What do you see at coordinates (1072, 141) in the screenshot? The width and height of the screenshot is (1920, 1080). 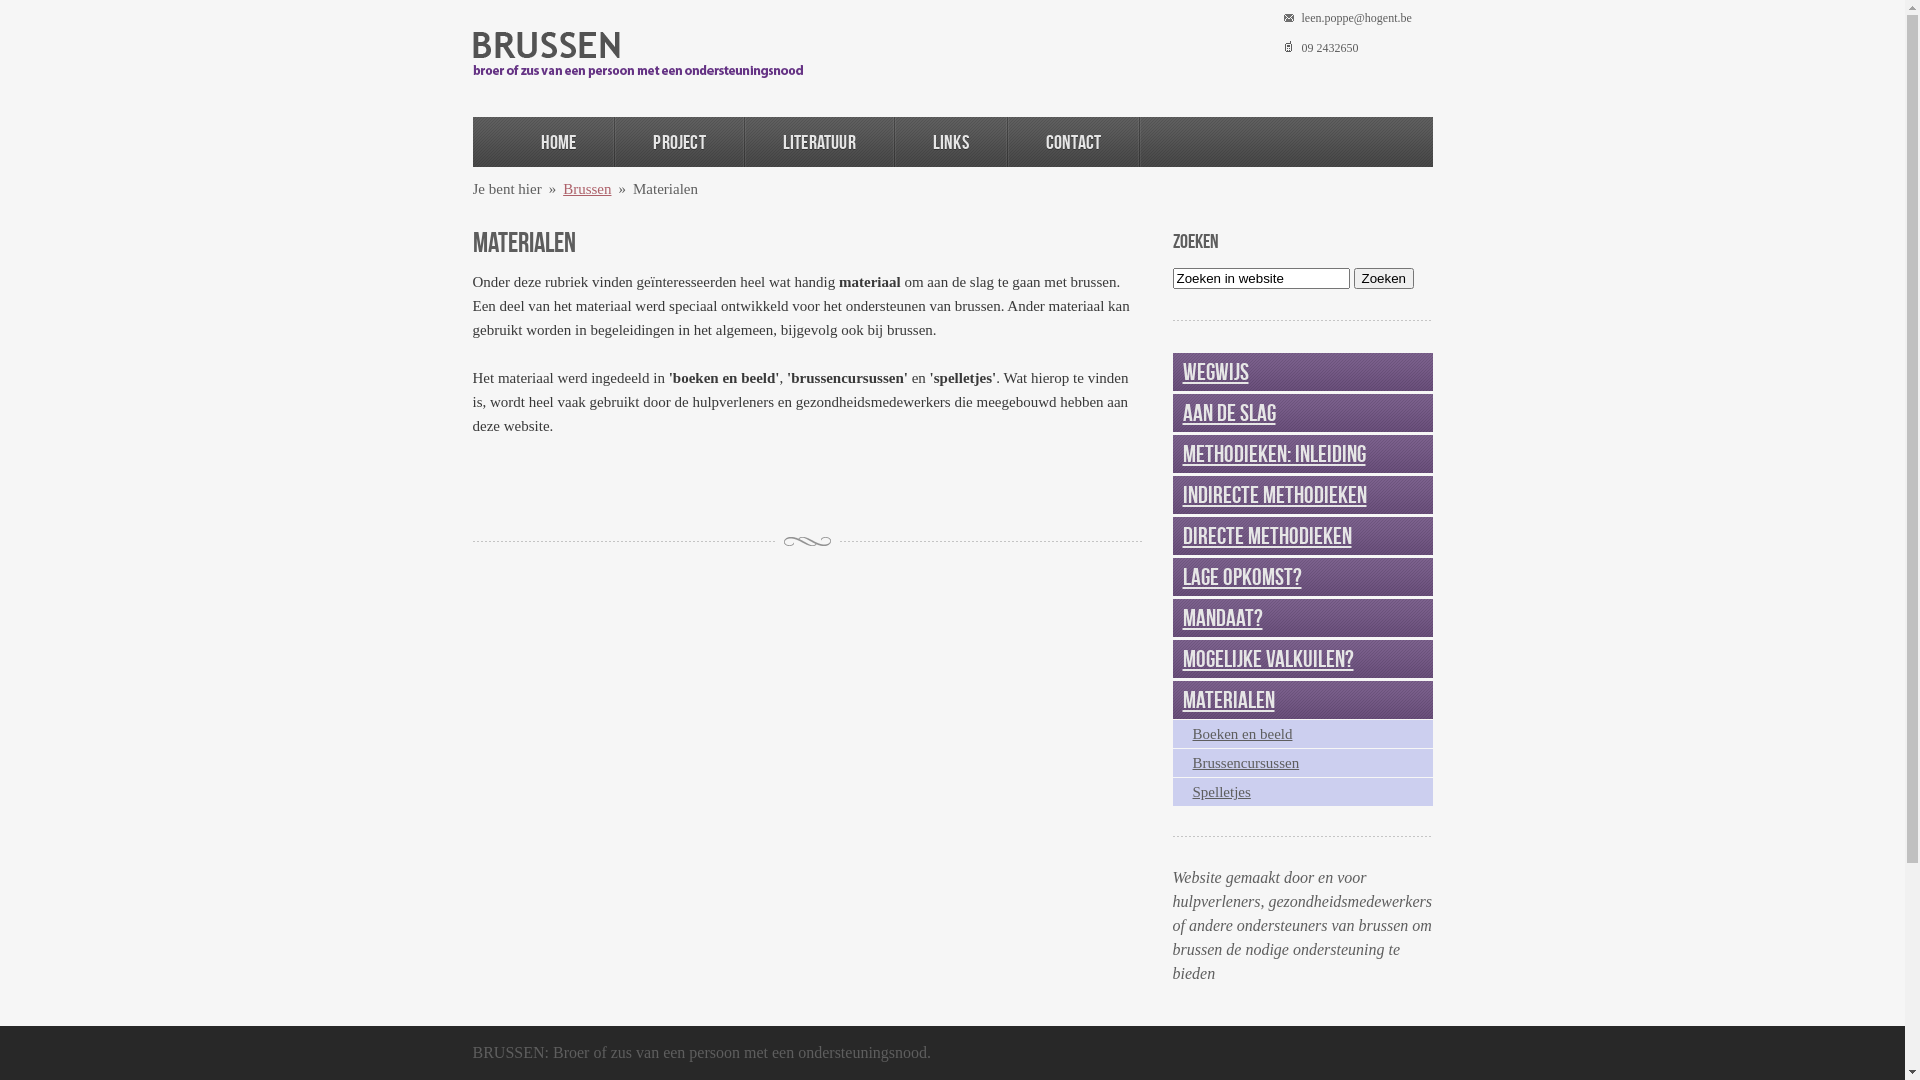 I see `'Contact'` at bounding box center [1072, 141].